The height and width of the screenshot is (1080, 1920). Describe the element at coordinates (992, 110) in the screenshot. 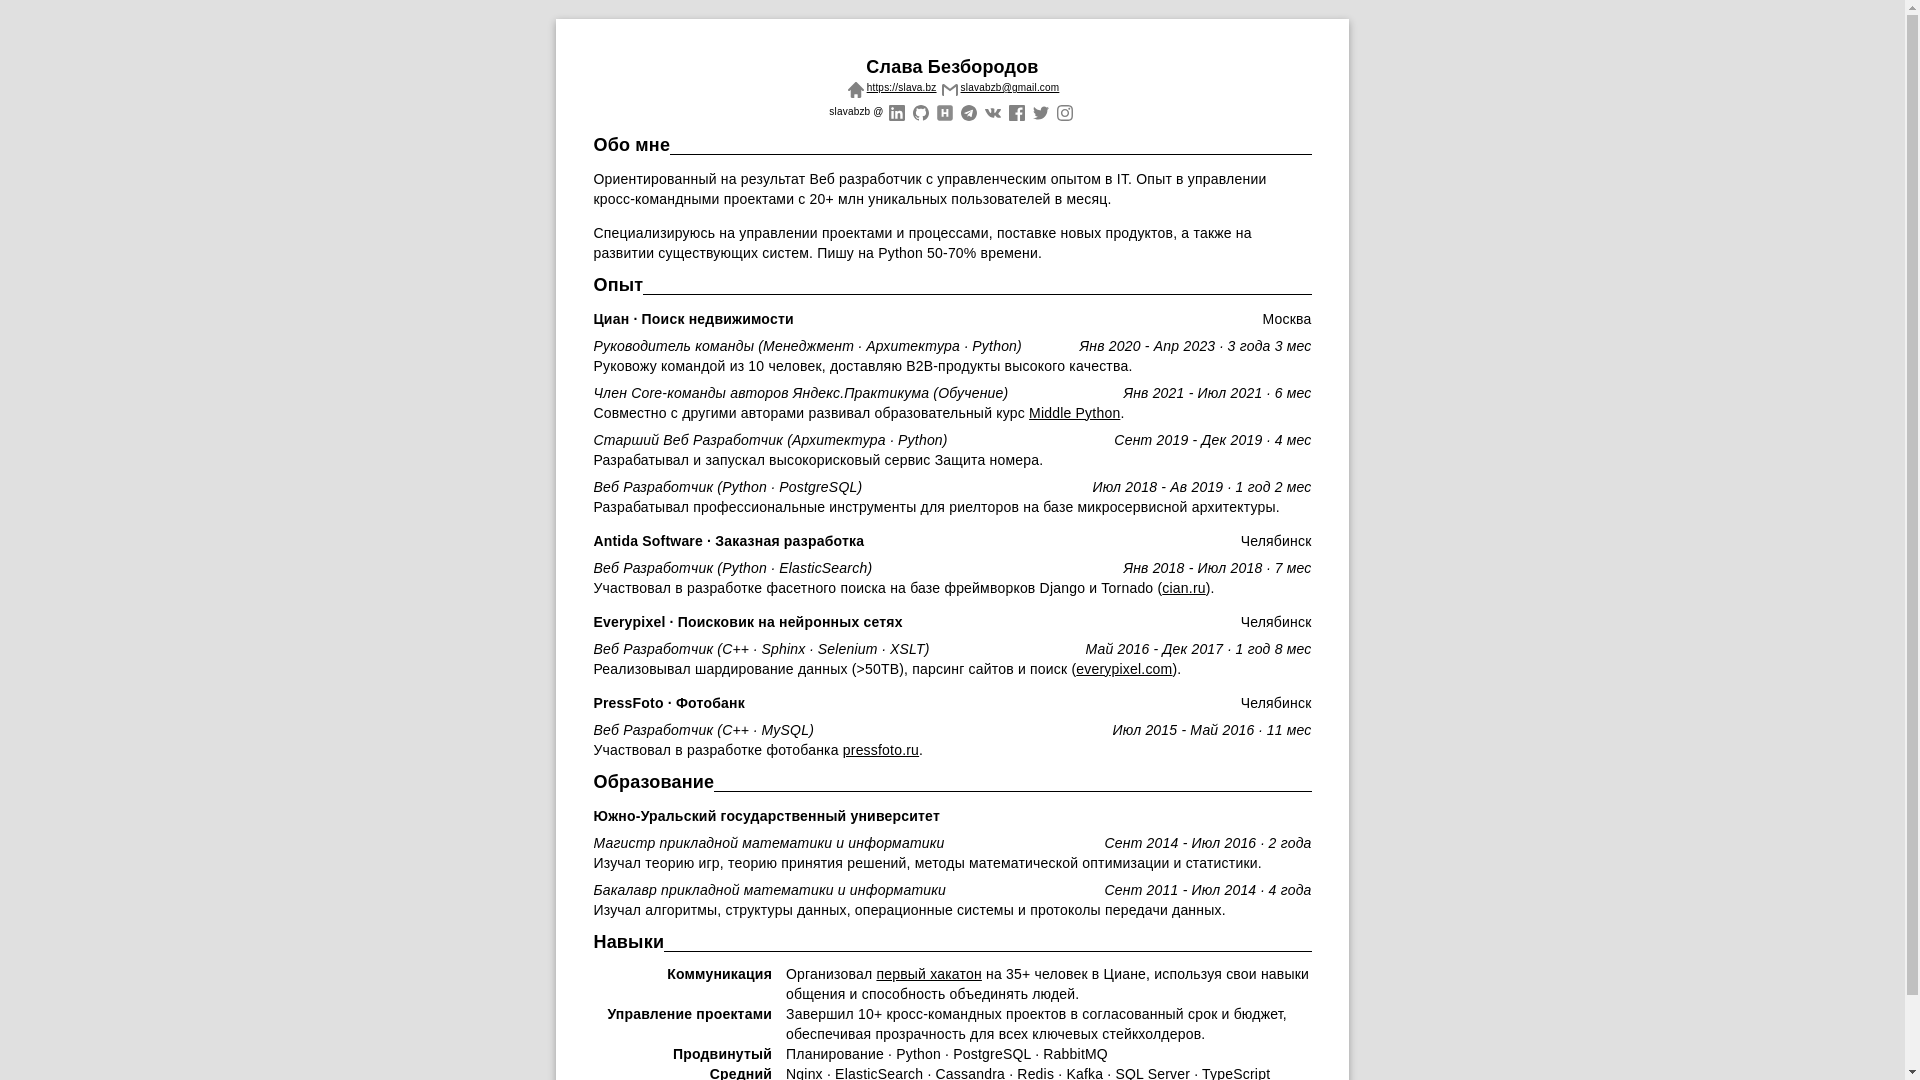

I see `'slavabzb'` at that location.